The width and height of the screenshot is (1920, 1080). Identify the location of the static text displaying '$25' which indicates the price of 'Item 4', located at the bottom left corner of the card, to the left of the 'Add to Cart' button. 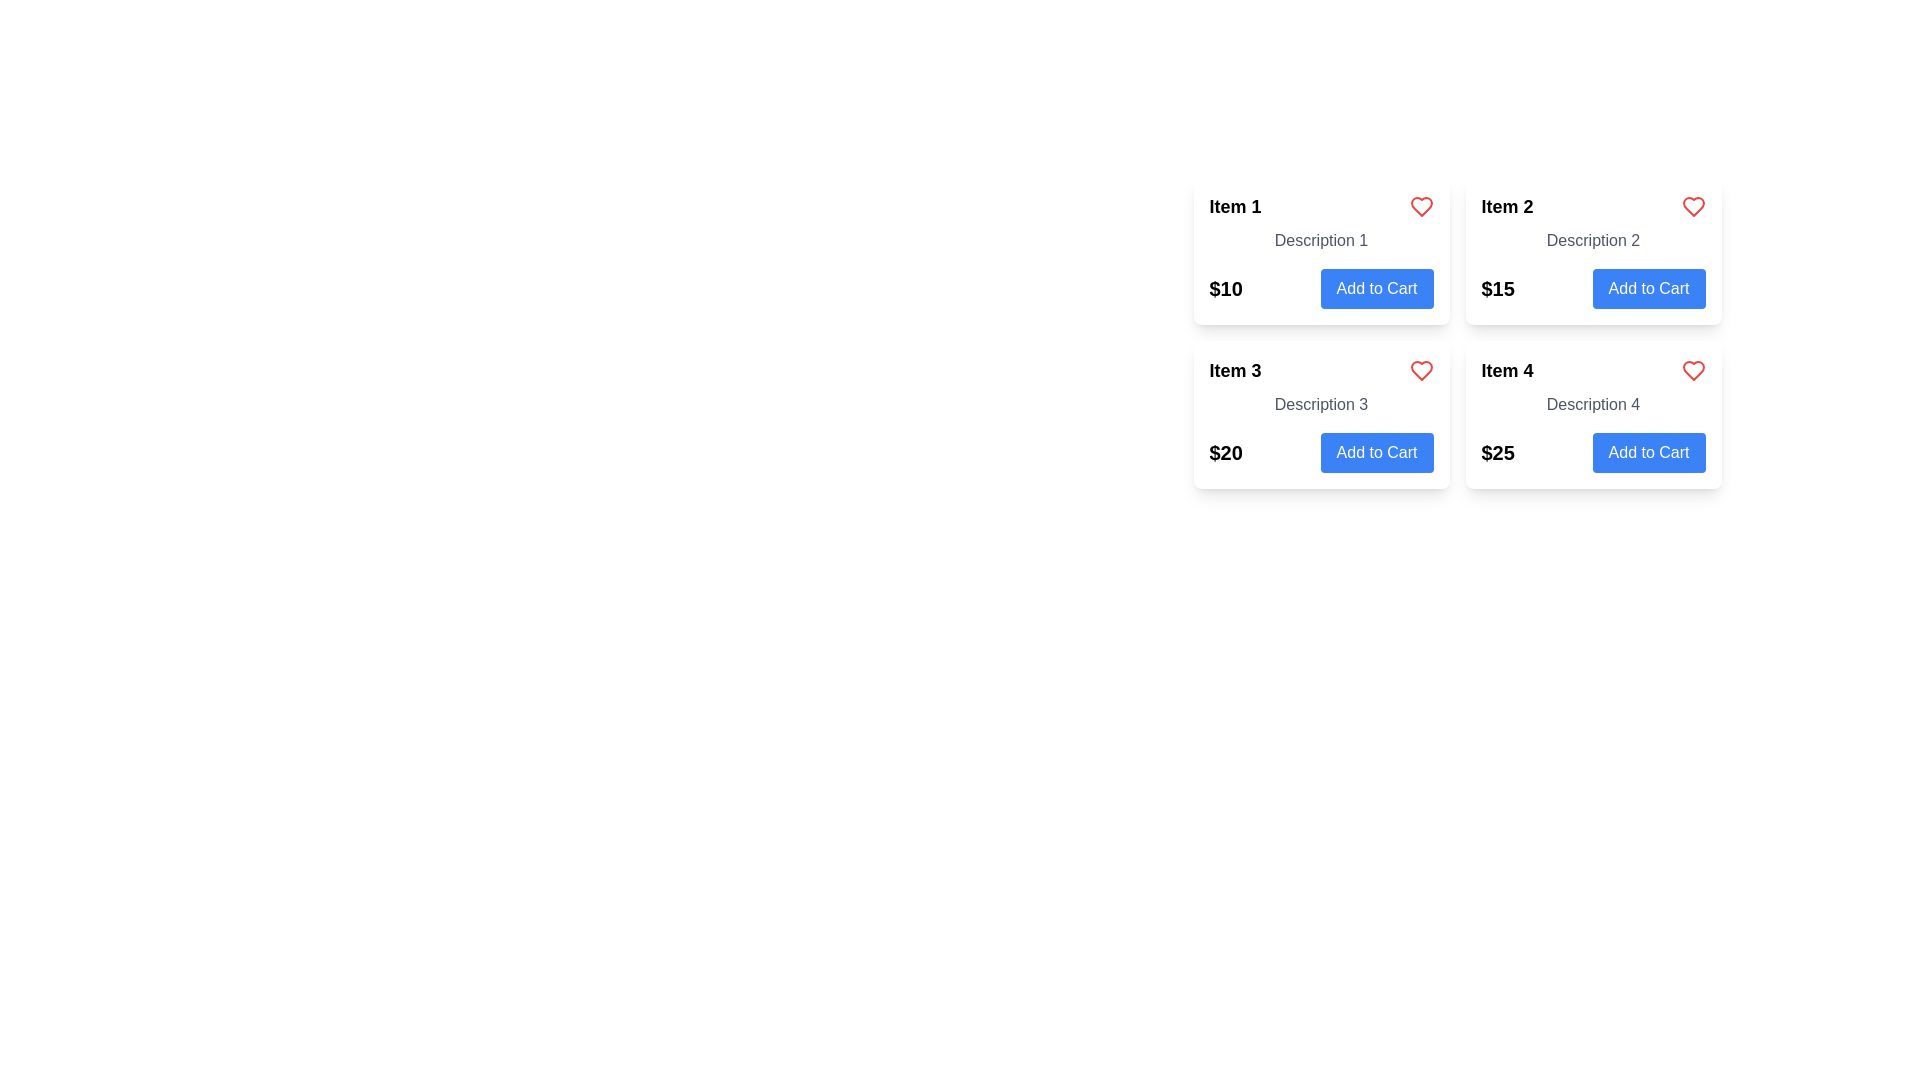
(1498, 452).